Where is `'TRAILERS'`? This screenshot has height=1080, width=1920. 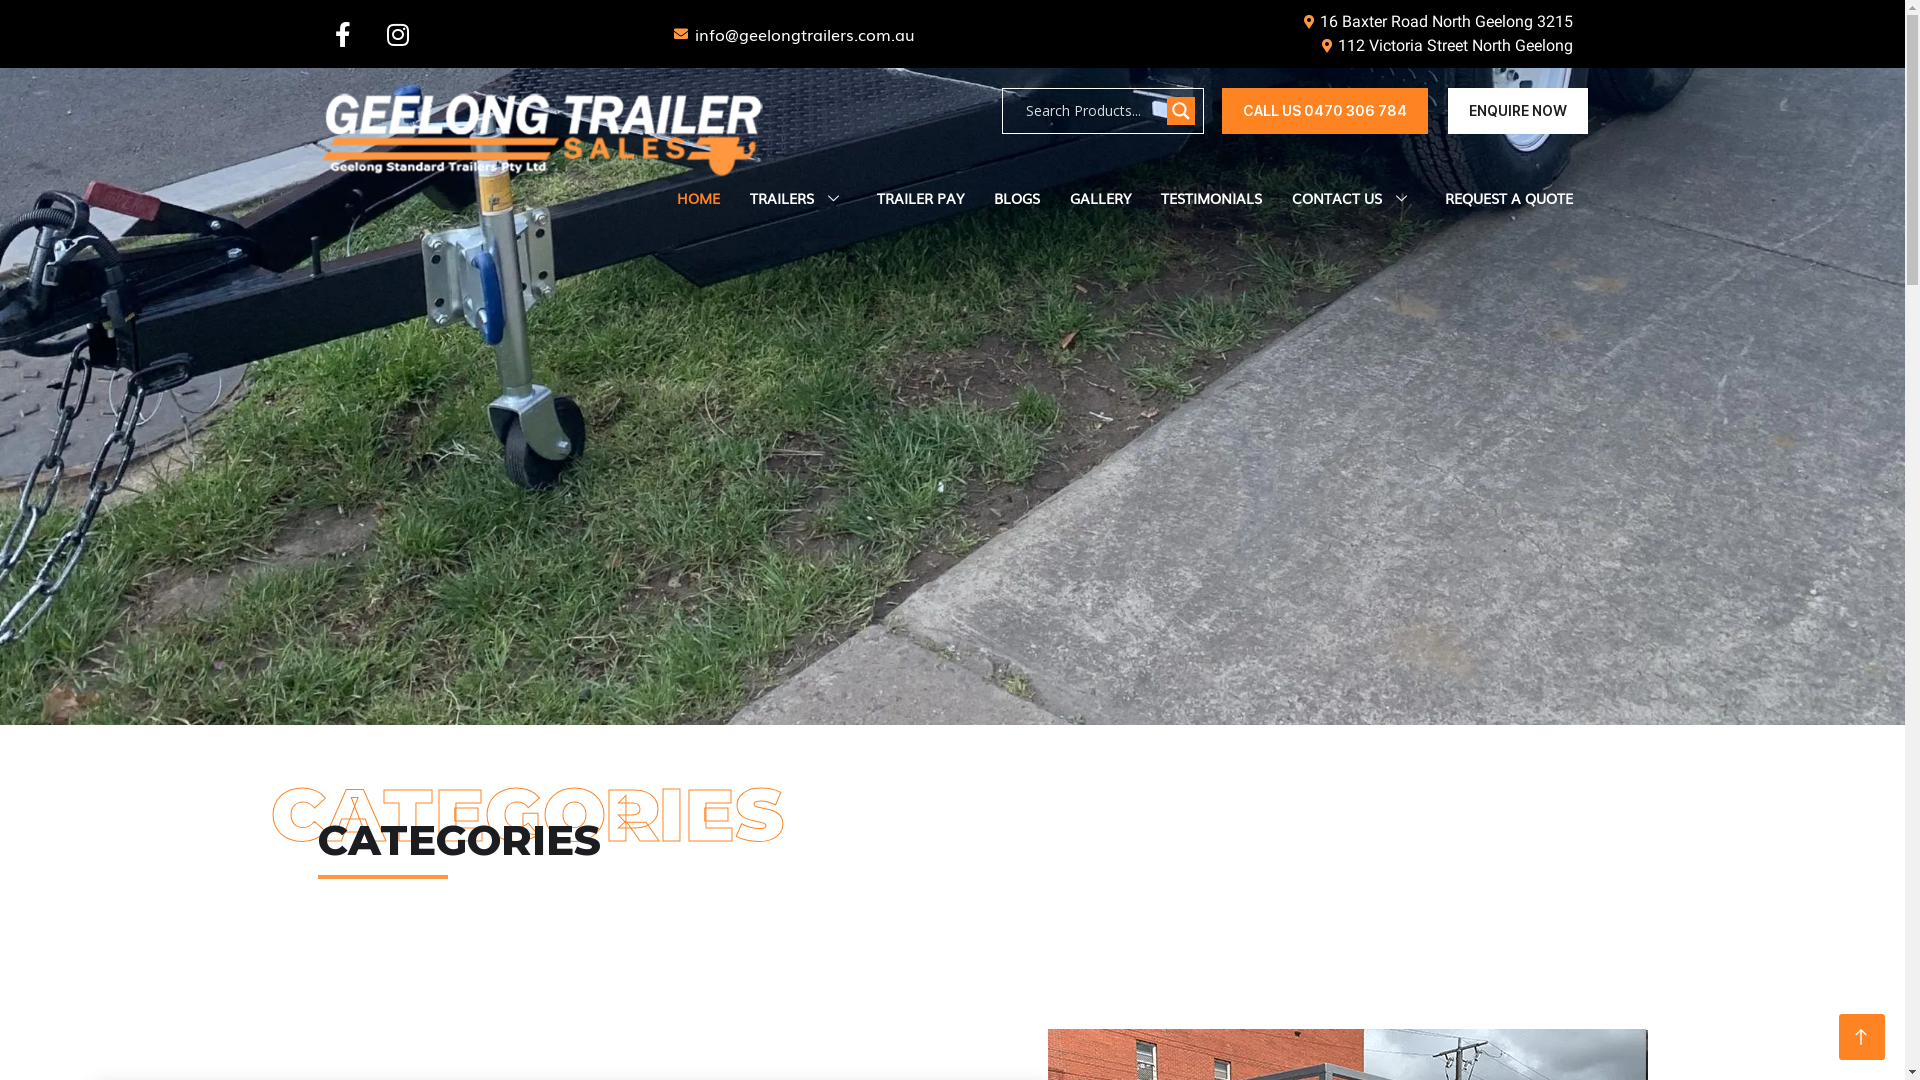
'TRAILERS' is located at coordinates (796, 199).